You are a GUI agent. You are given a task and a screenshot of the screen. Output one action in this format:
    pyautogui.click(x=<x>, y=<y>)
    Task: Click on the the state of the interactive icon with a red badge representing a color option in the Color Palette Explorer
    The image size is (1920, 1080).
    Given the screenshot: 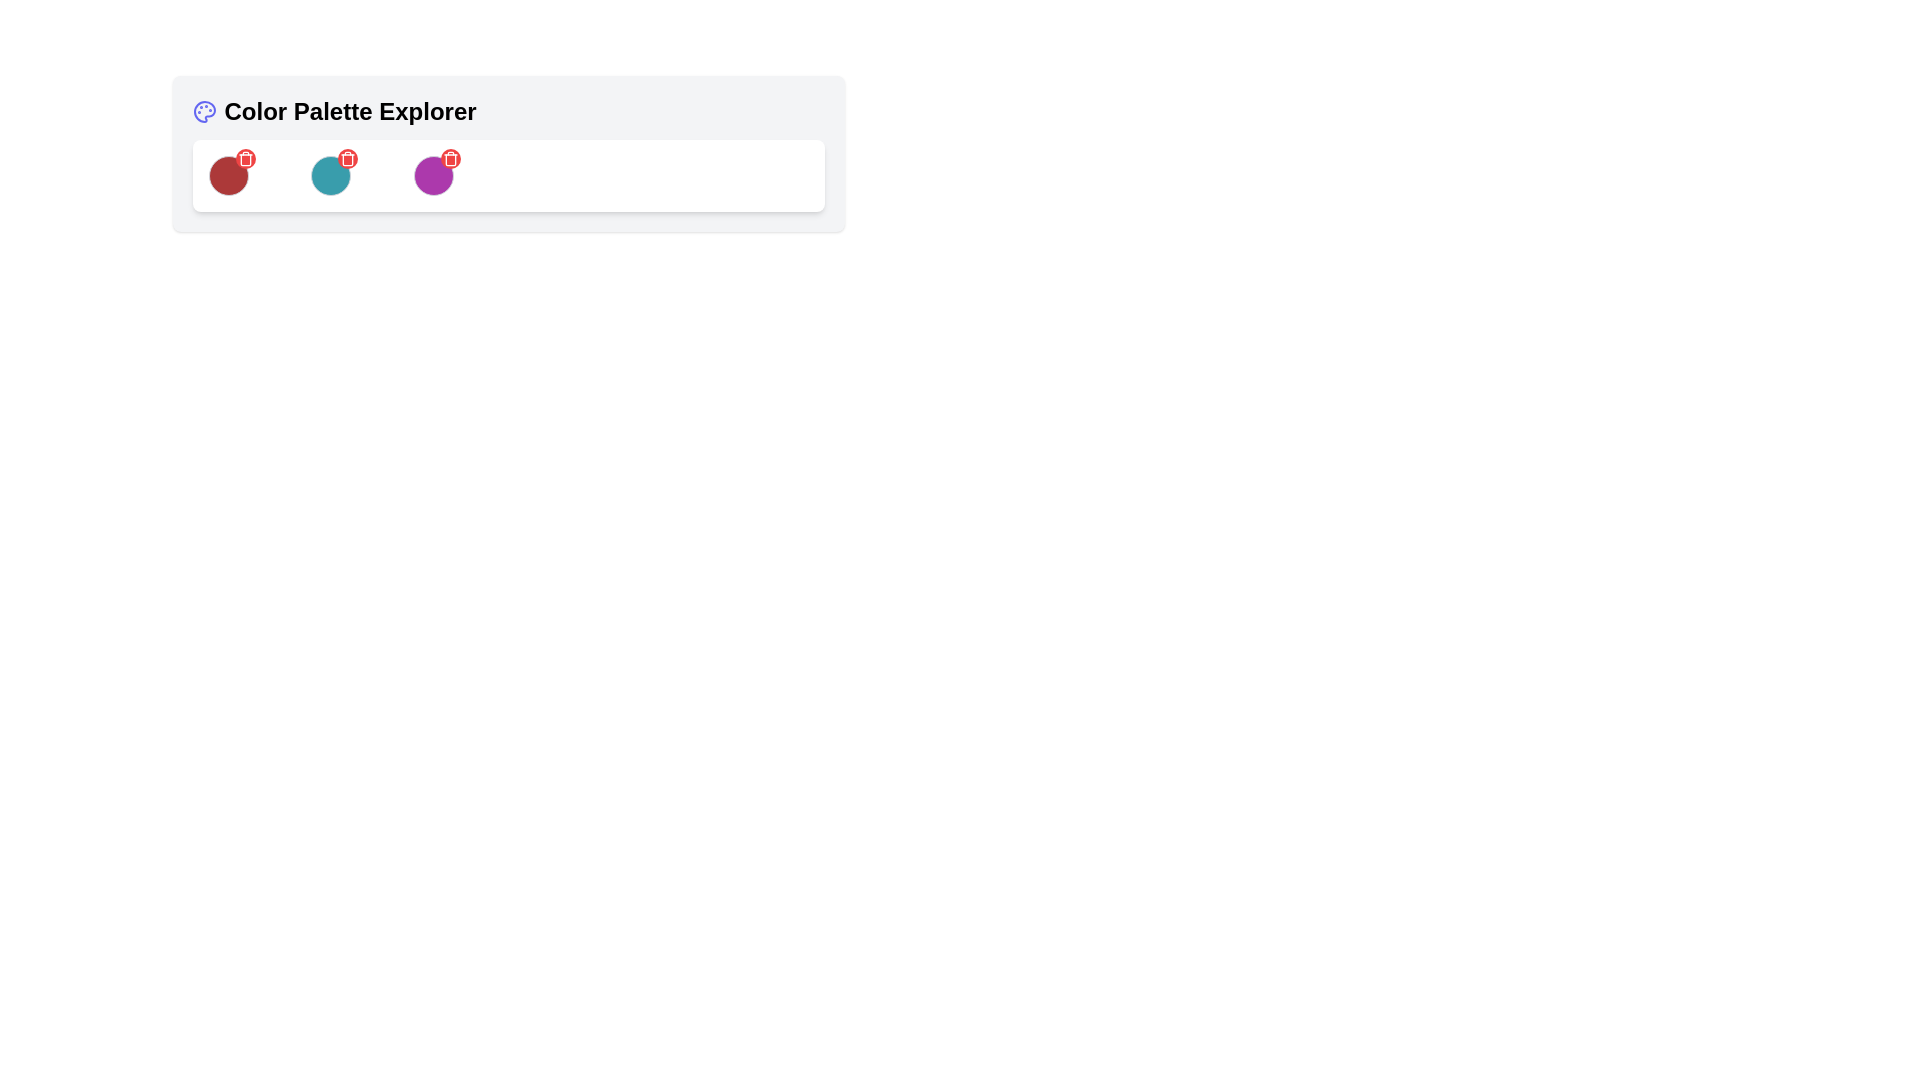 What is the action you would take?
    pyautogui.click(x=331, y=175)
    